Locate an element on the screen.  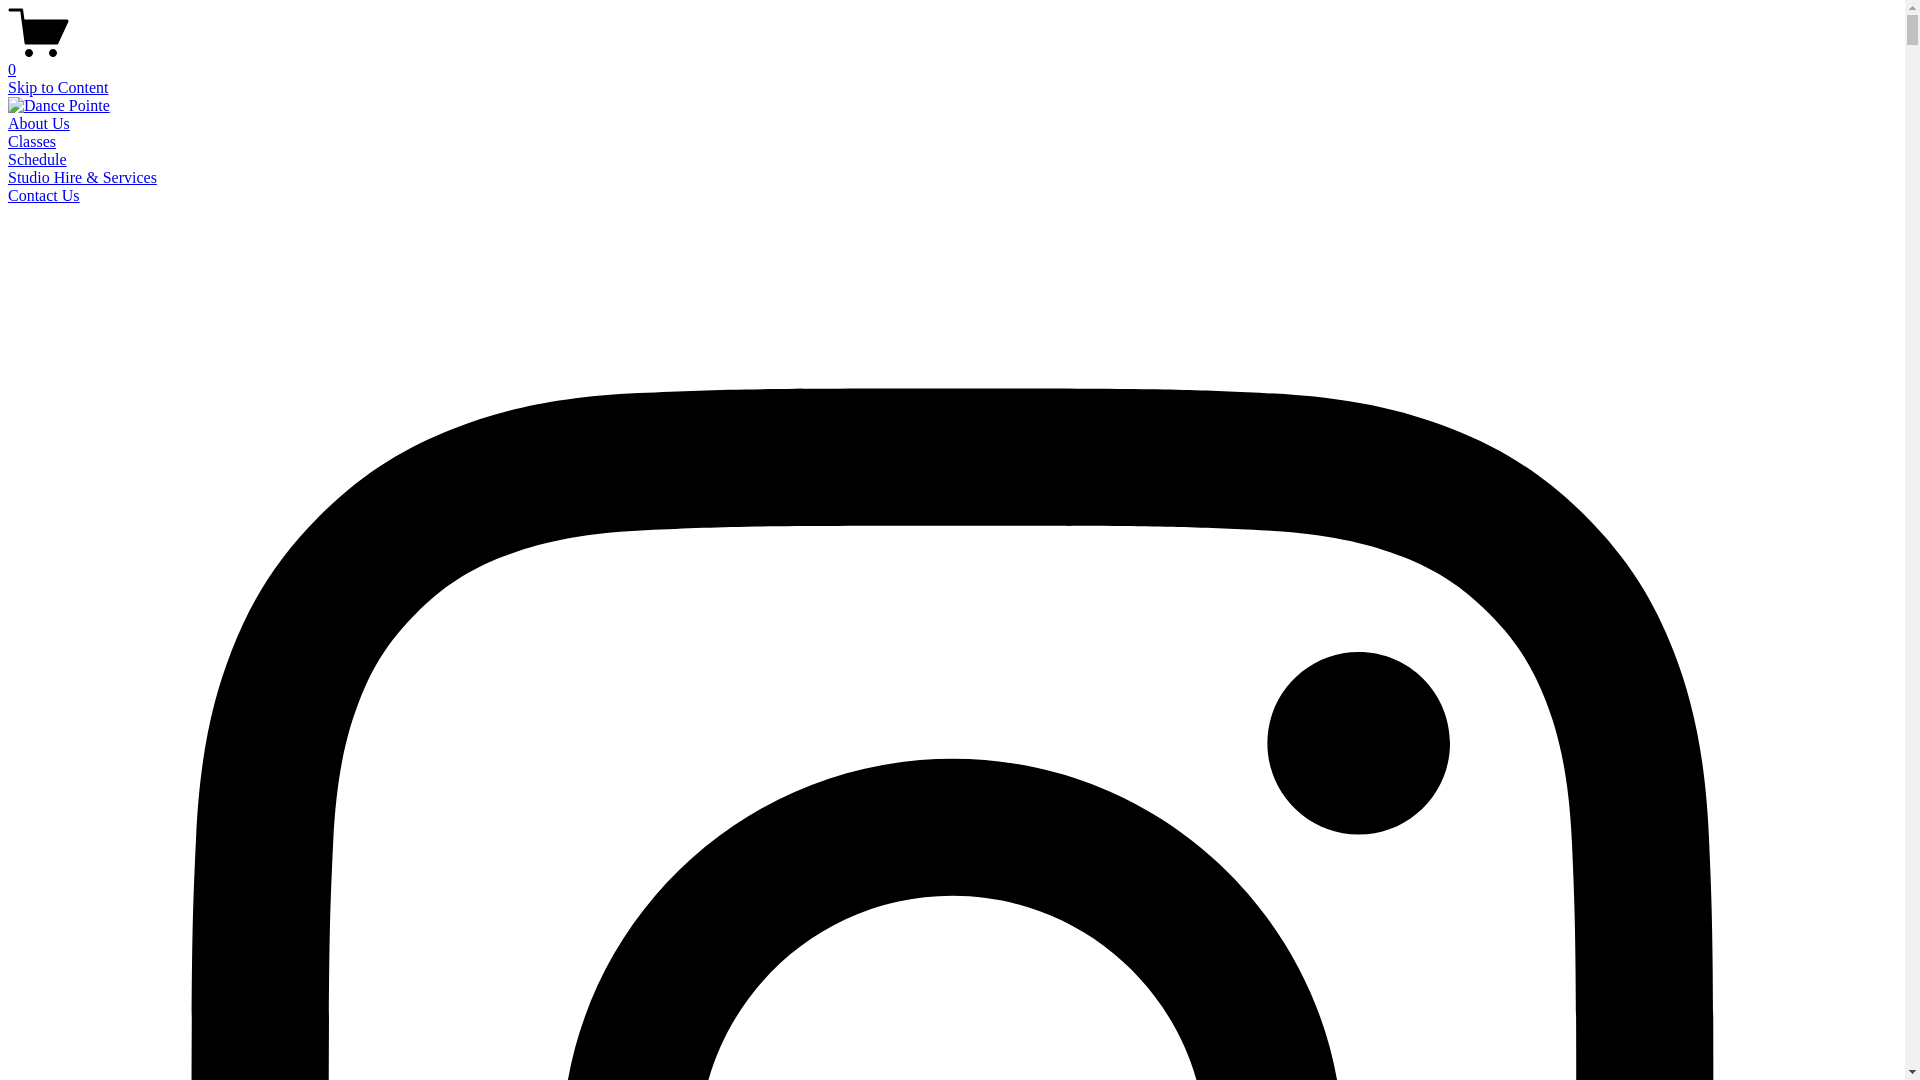
'About Us' is located at coordinates (8, 123).